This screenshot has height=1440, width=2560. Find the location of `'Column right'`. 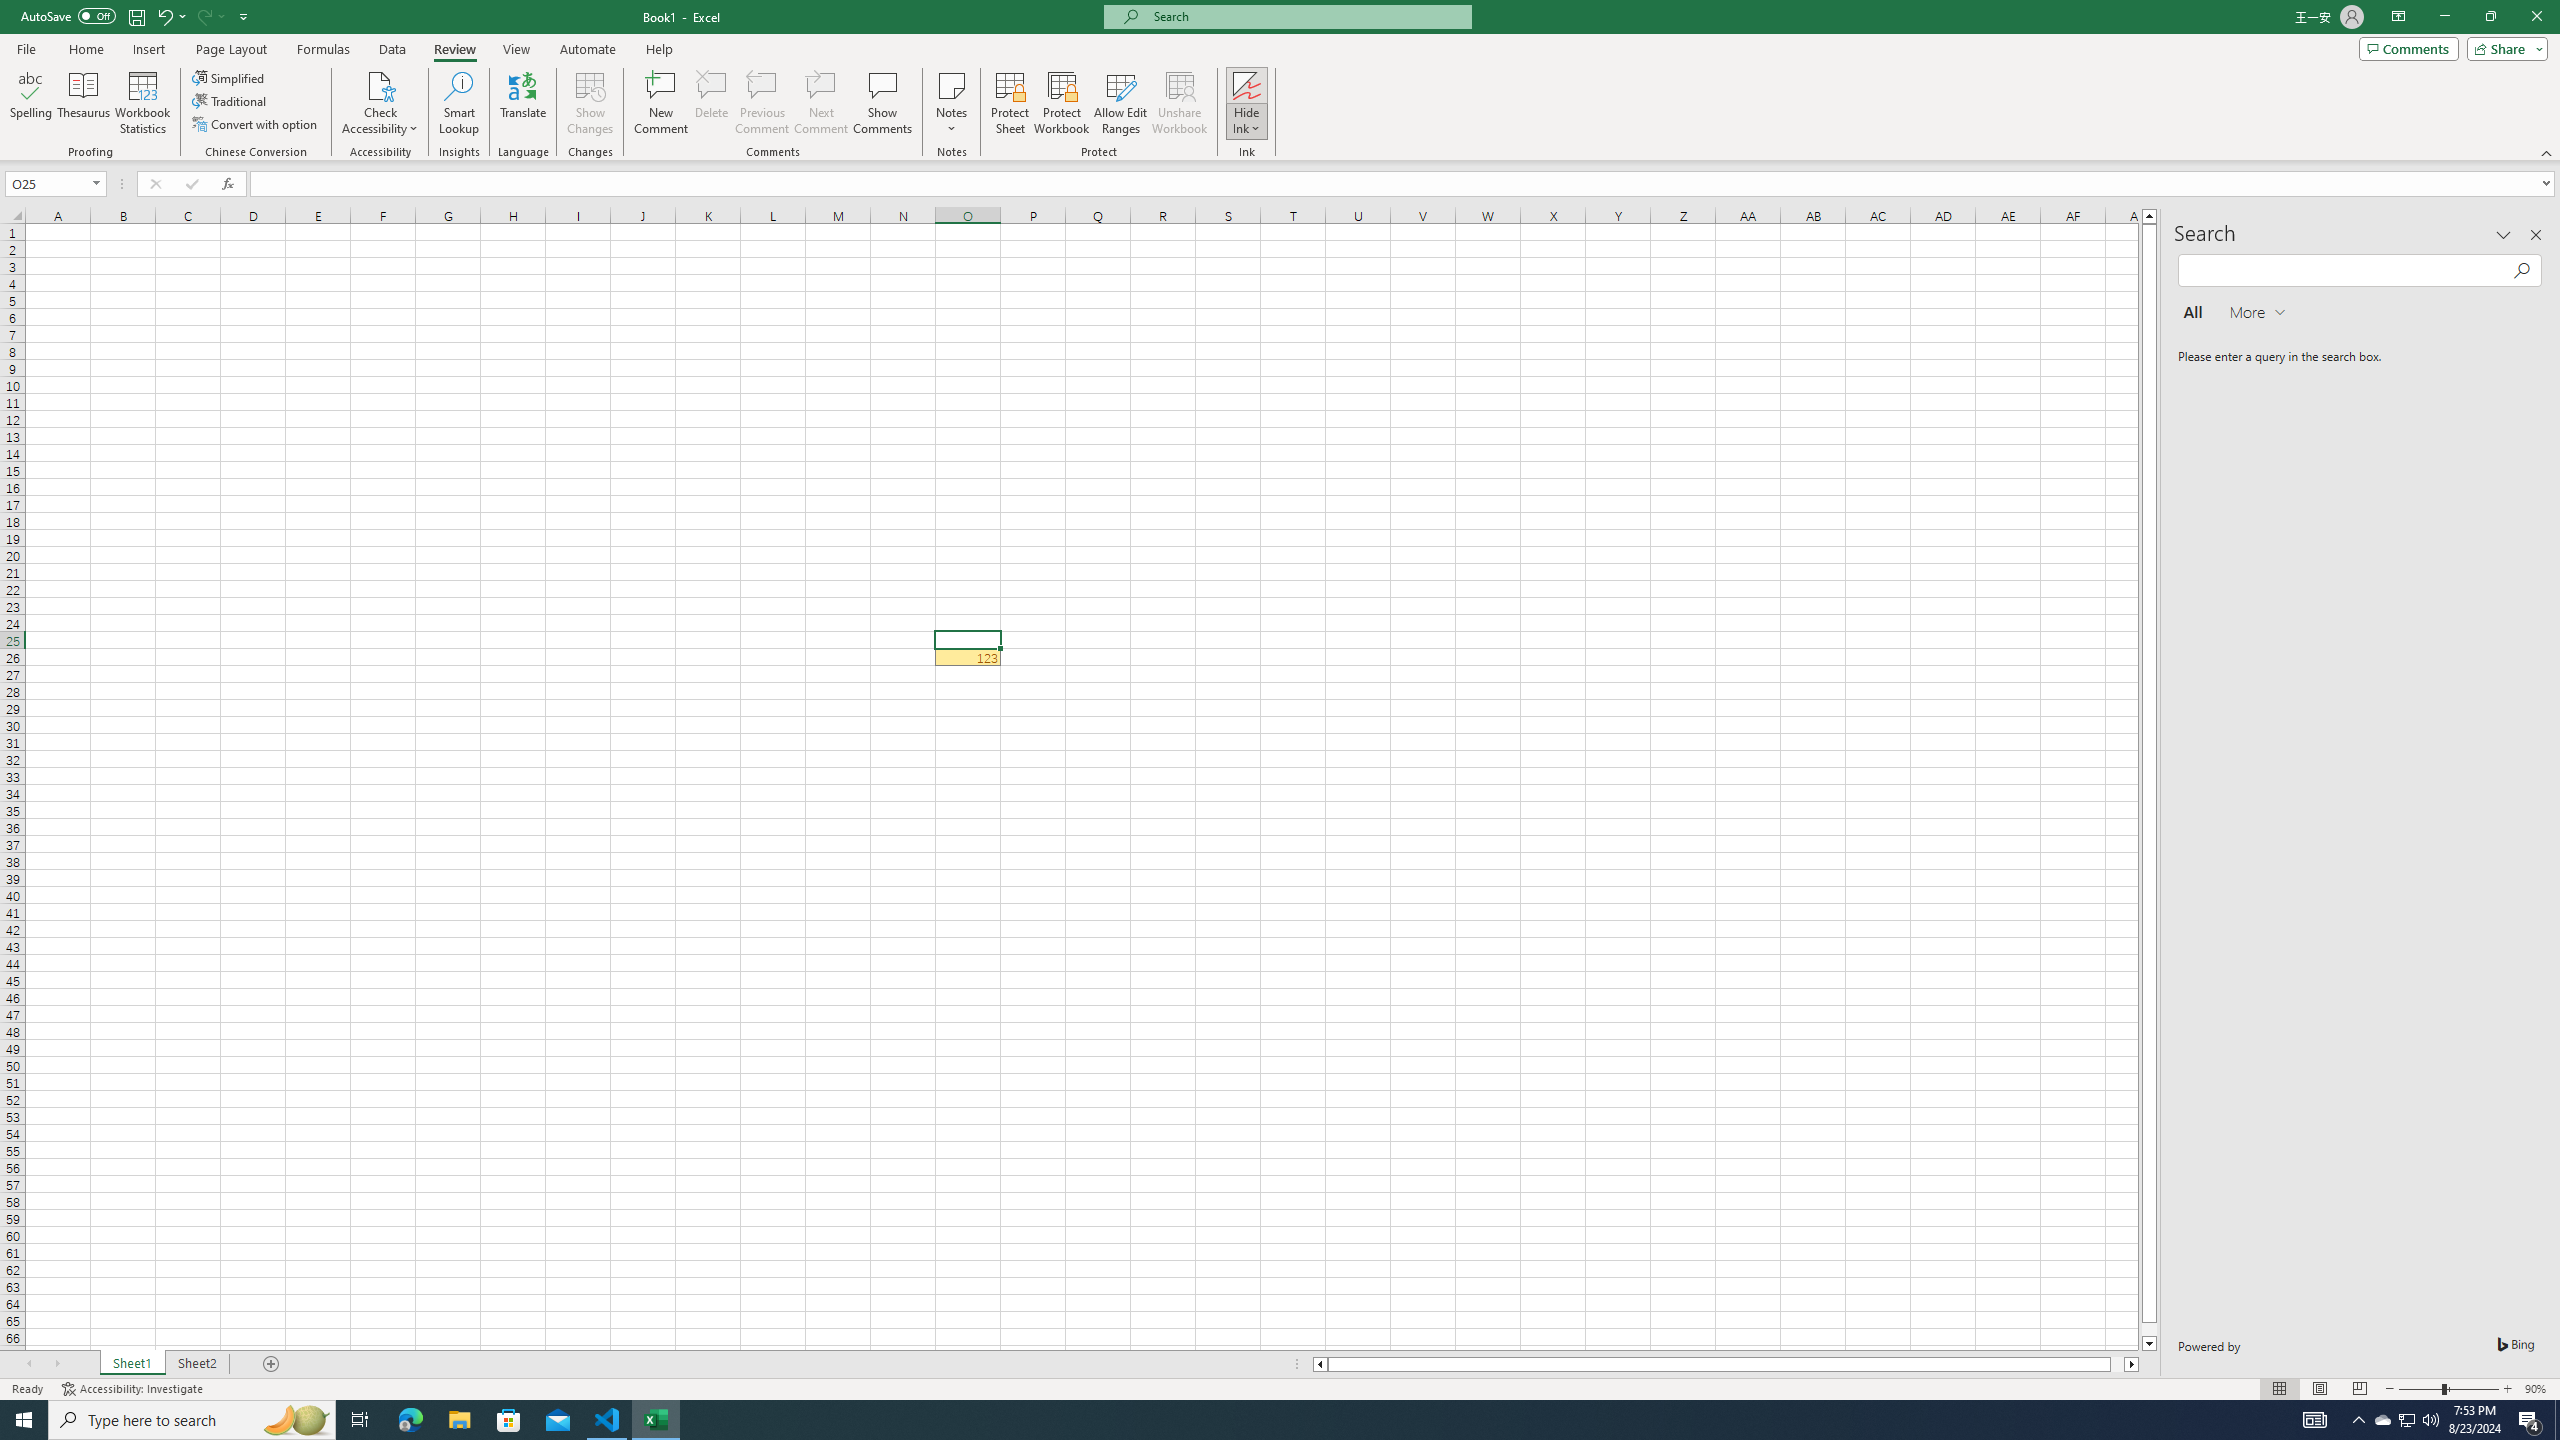

'Column right' is located at coordinates (2131, 1363).